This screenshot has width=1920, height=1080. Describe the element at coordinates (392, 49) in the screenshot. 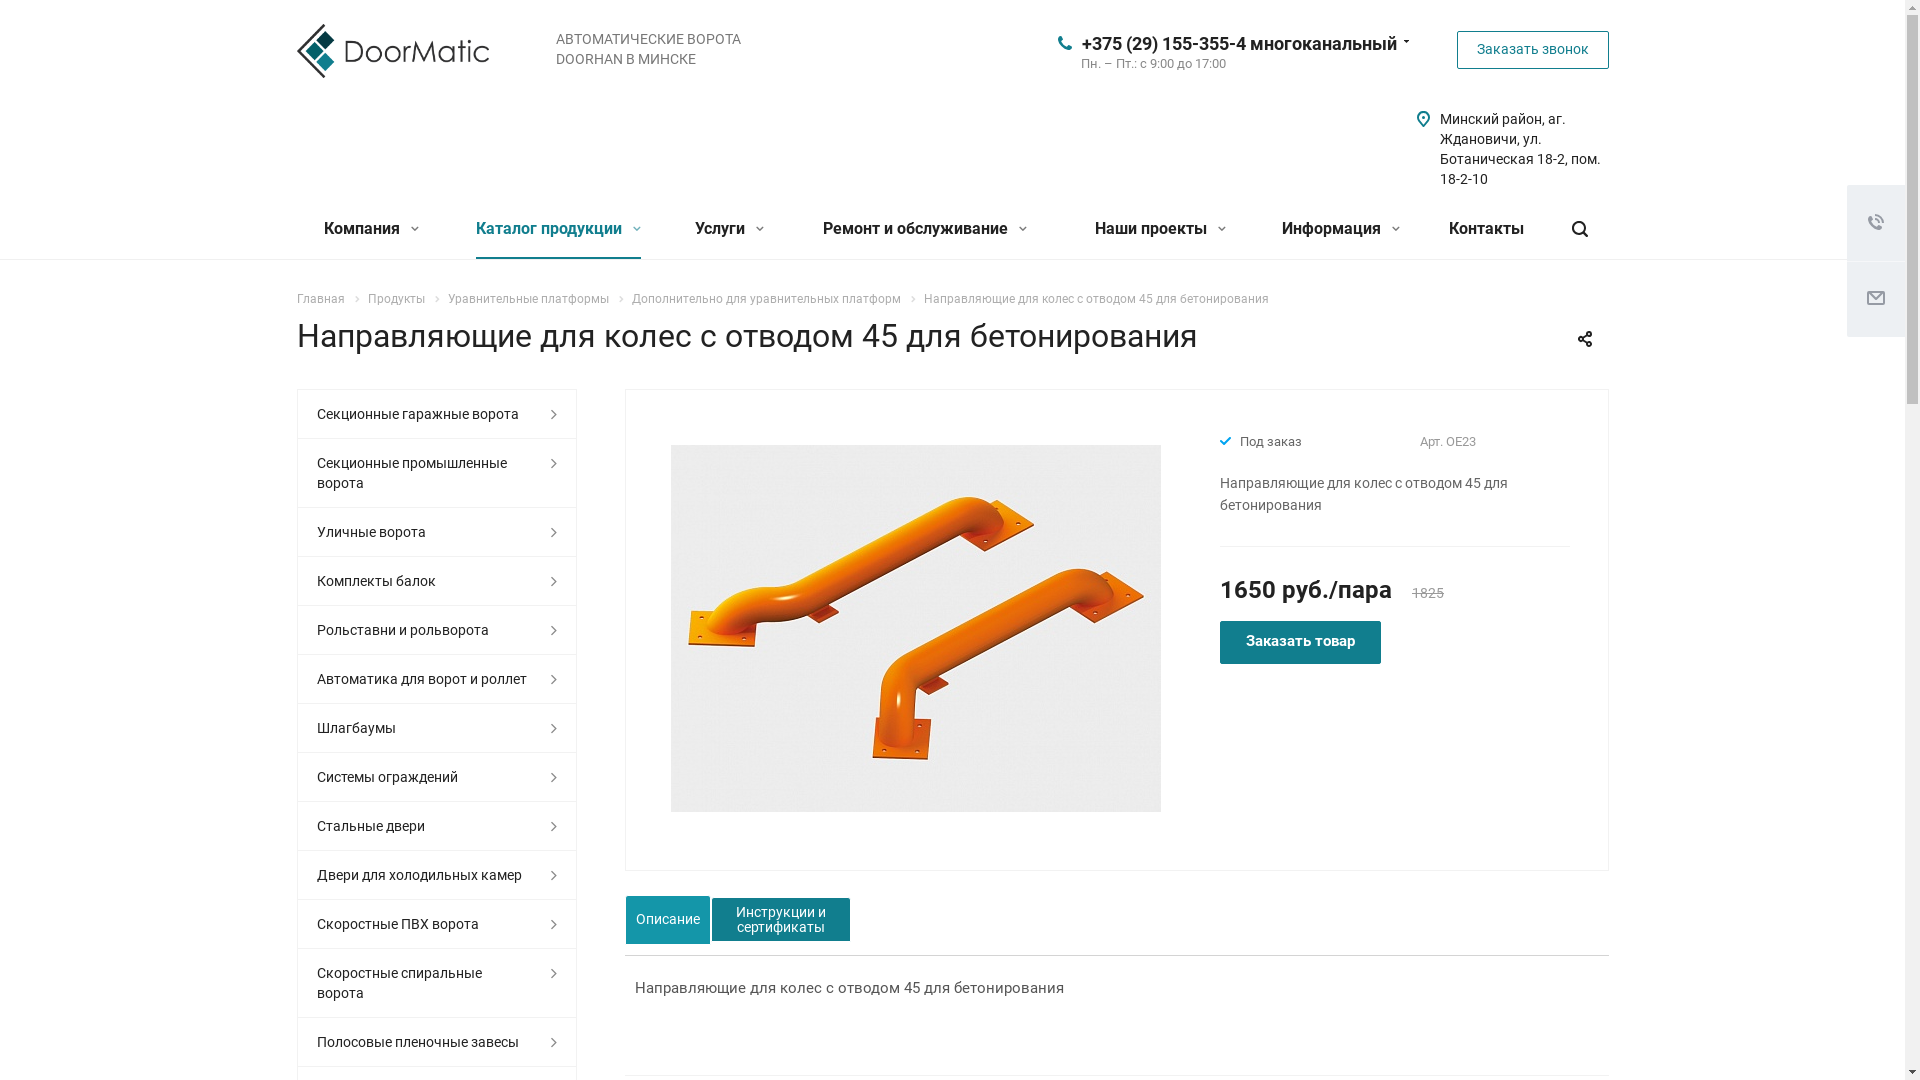

I see `'doormatic'` at that location.